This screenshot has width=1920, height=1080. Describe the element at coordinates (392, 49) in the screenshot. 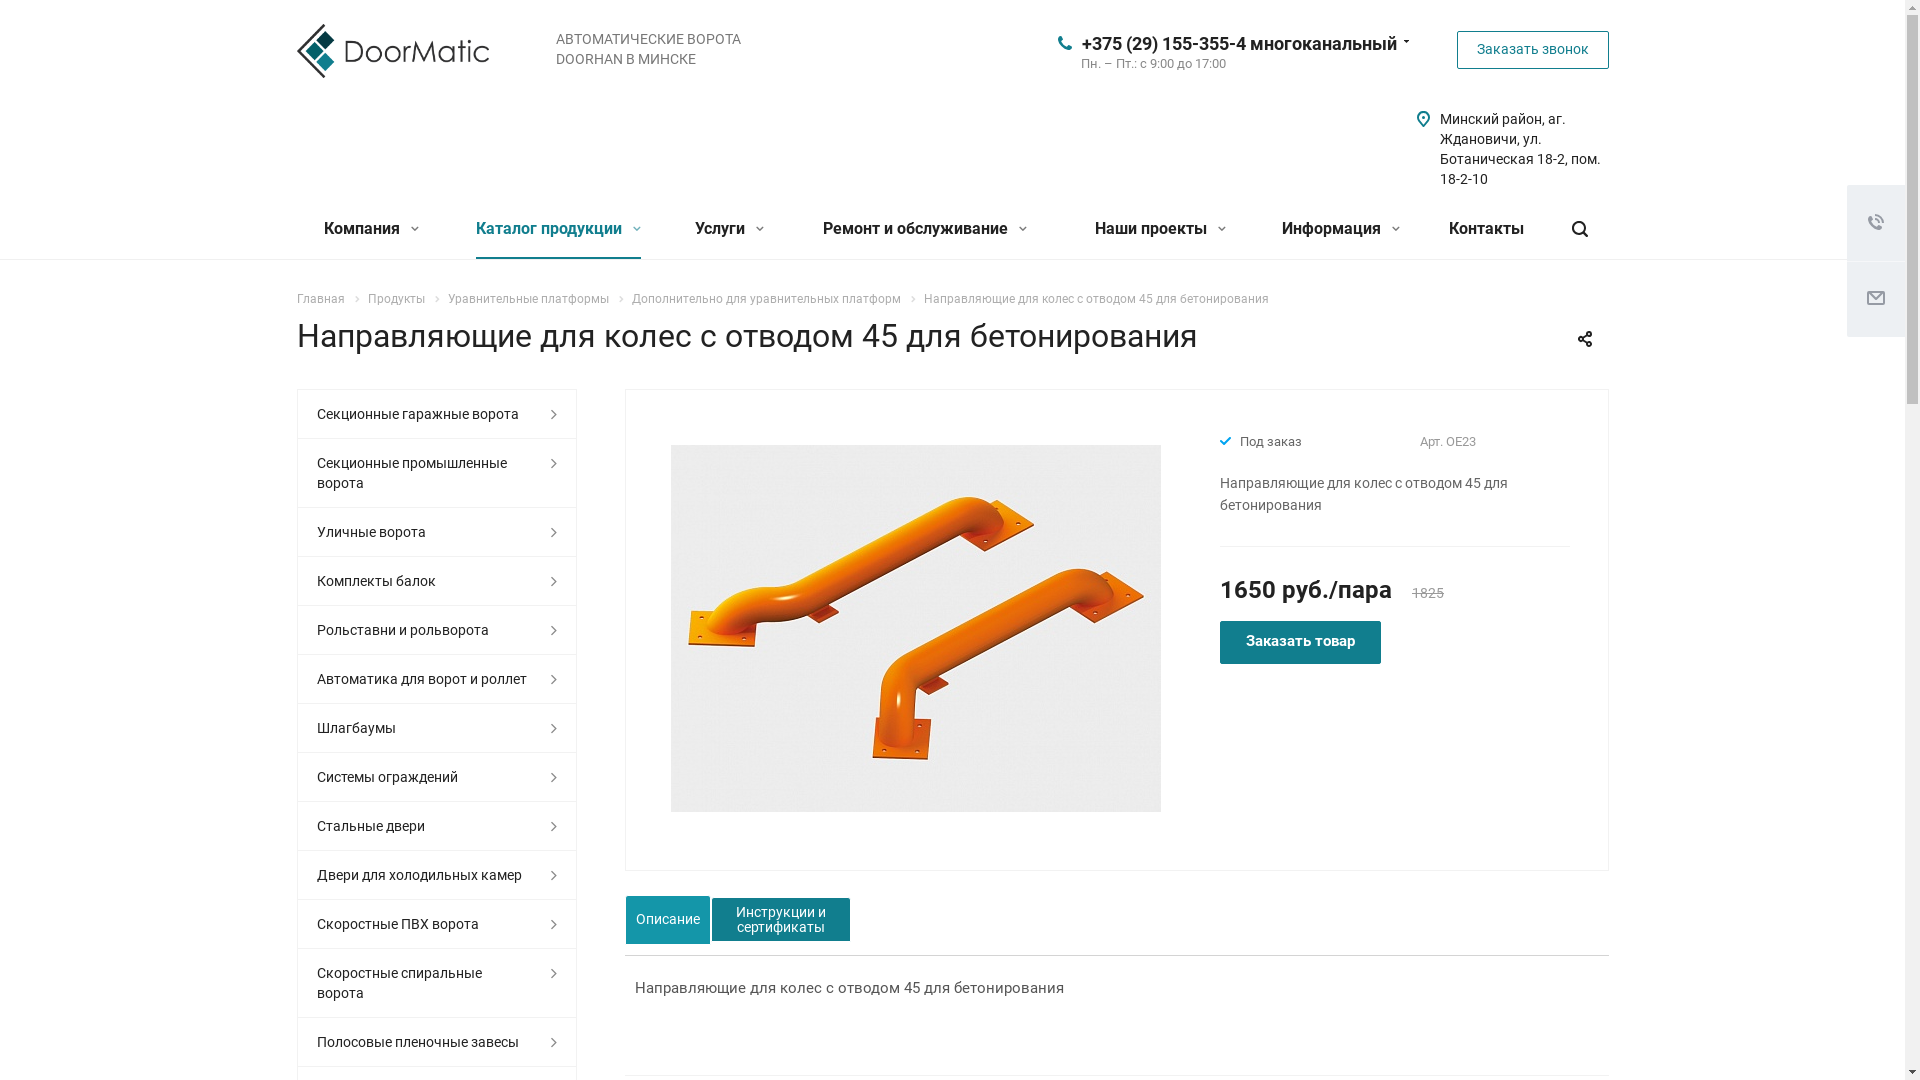

I see `'doormatic'` at that location.